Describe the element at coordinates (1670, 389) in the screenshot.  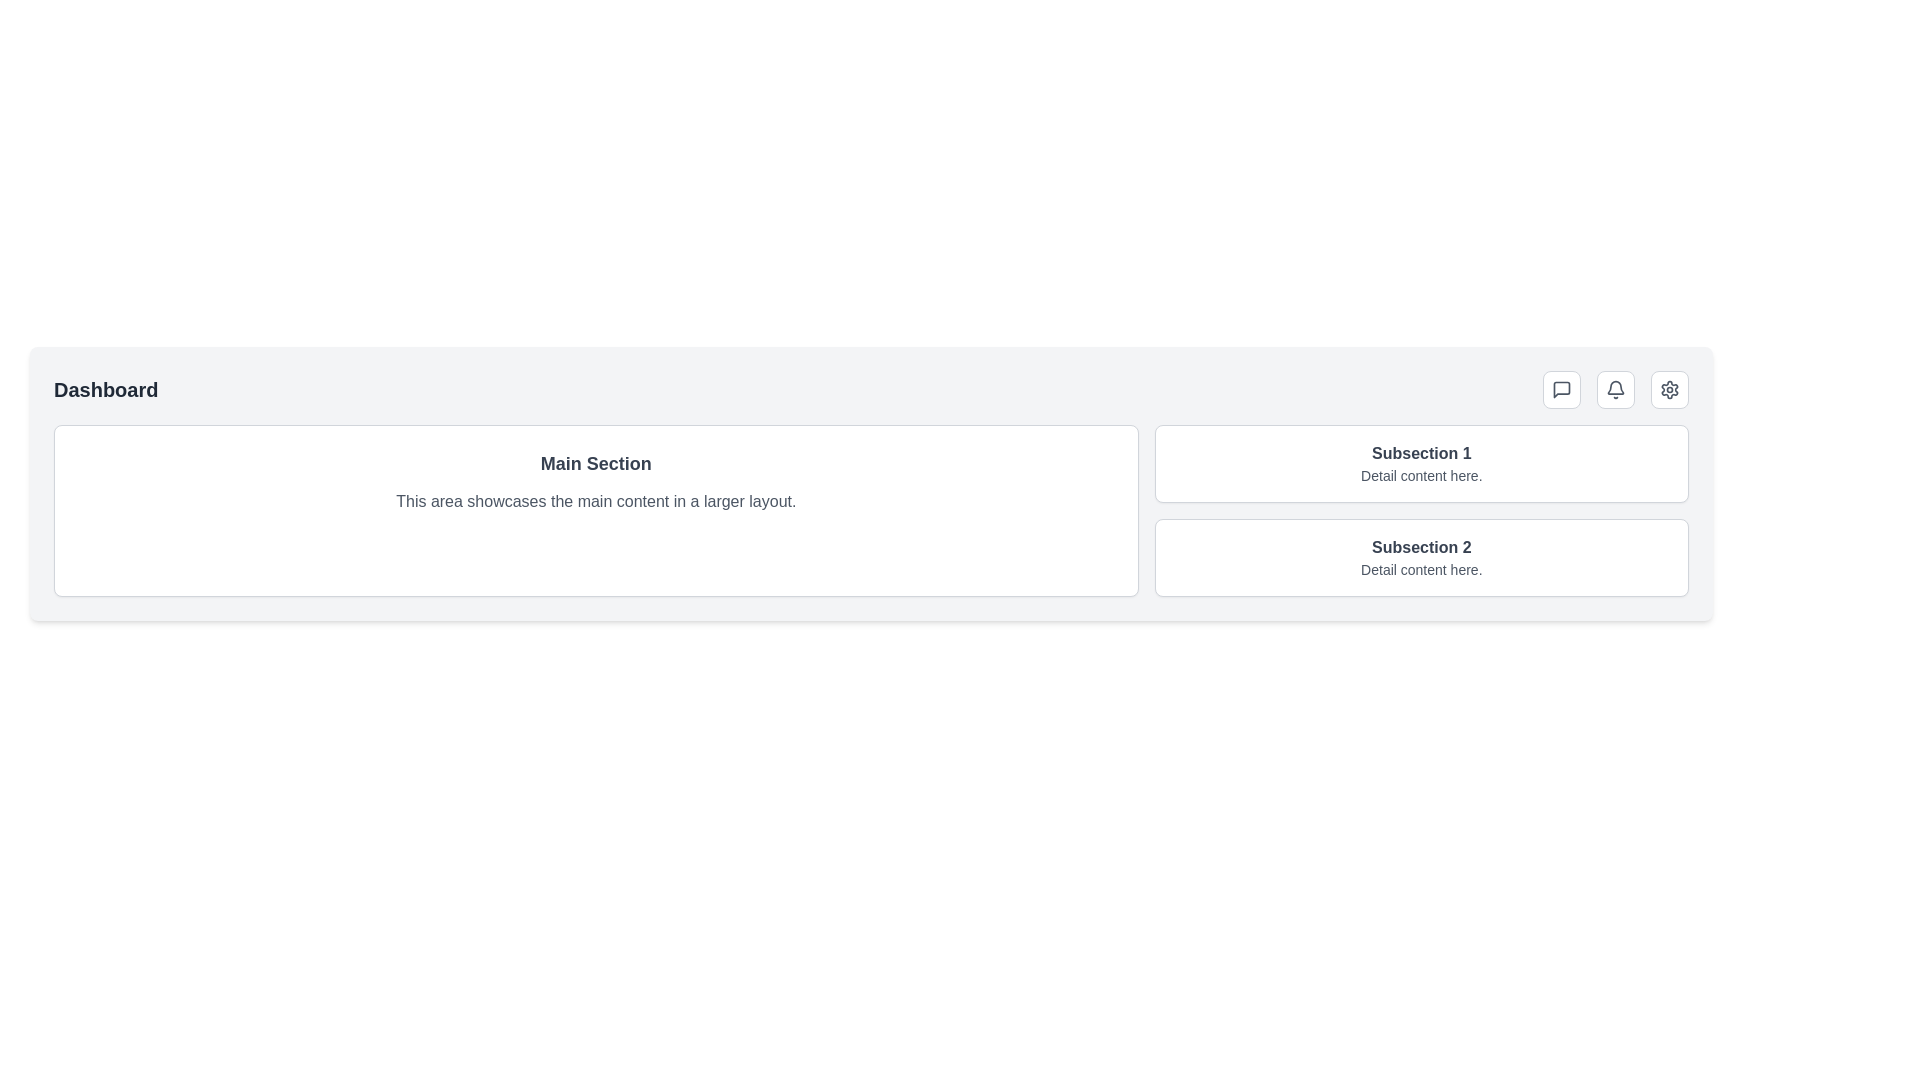
I see `the button with a gear icon, which is the third button in the upper right corner of the interface, to observe any tooltip or hover effect` at that location.